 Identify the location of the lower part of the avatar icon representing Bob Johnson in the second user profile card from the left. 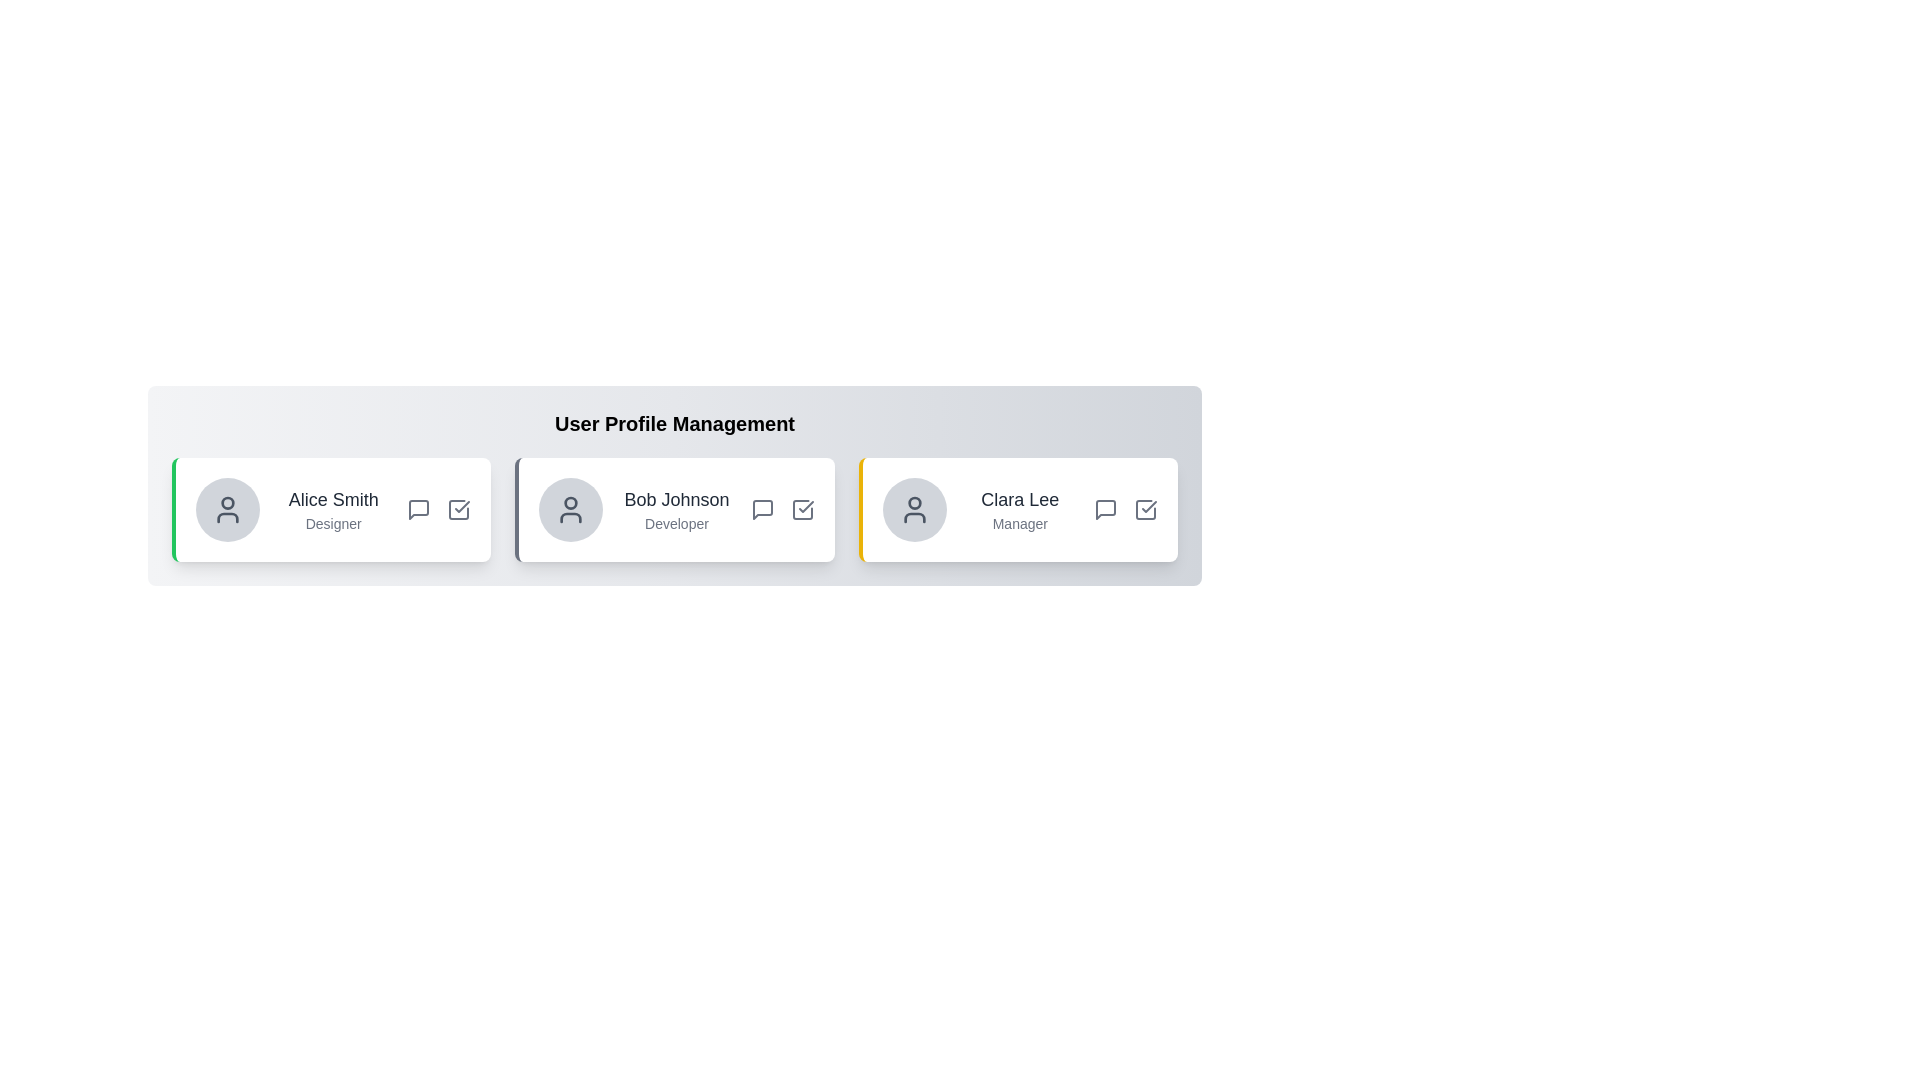
(570, 516).